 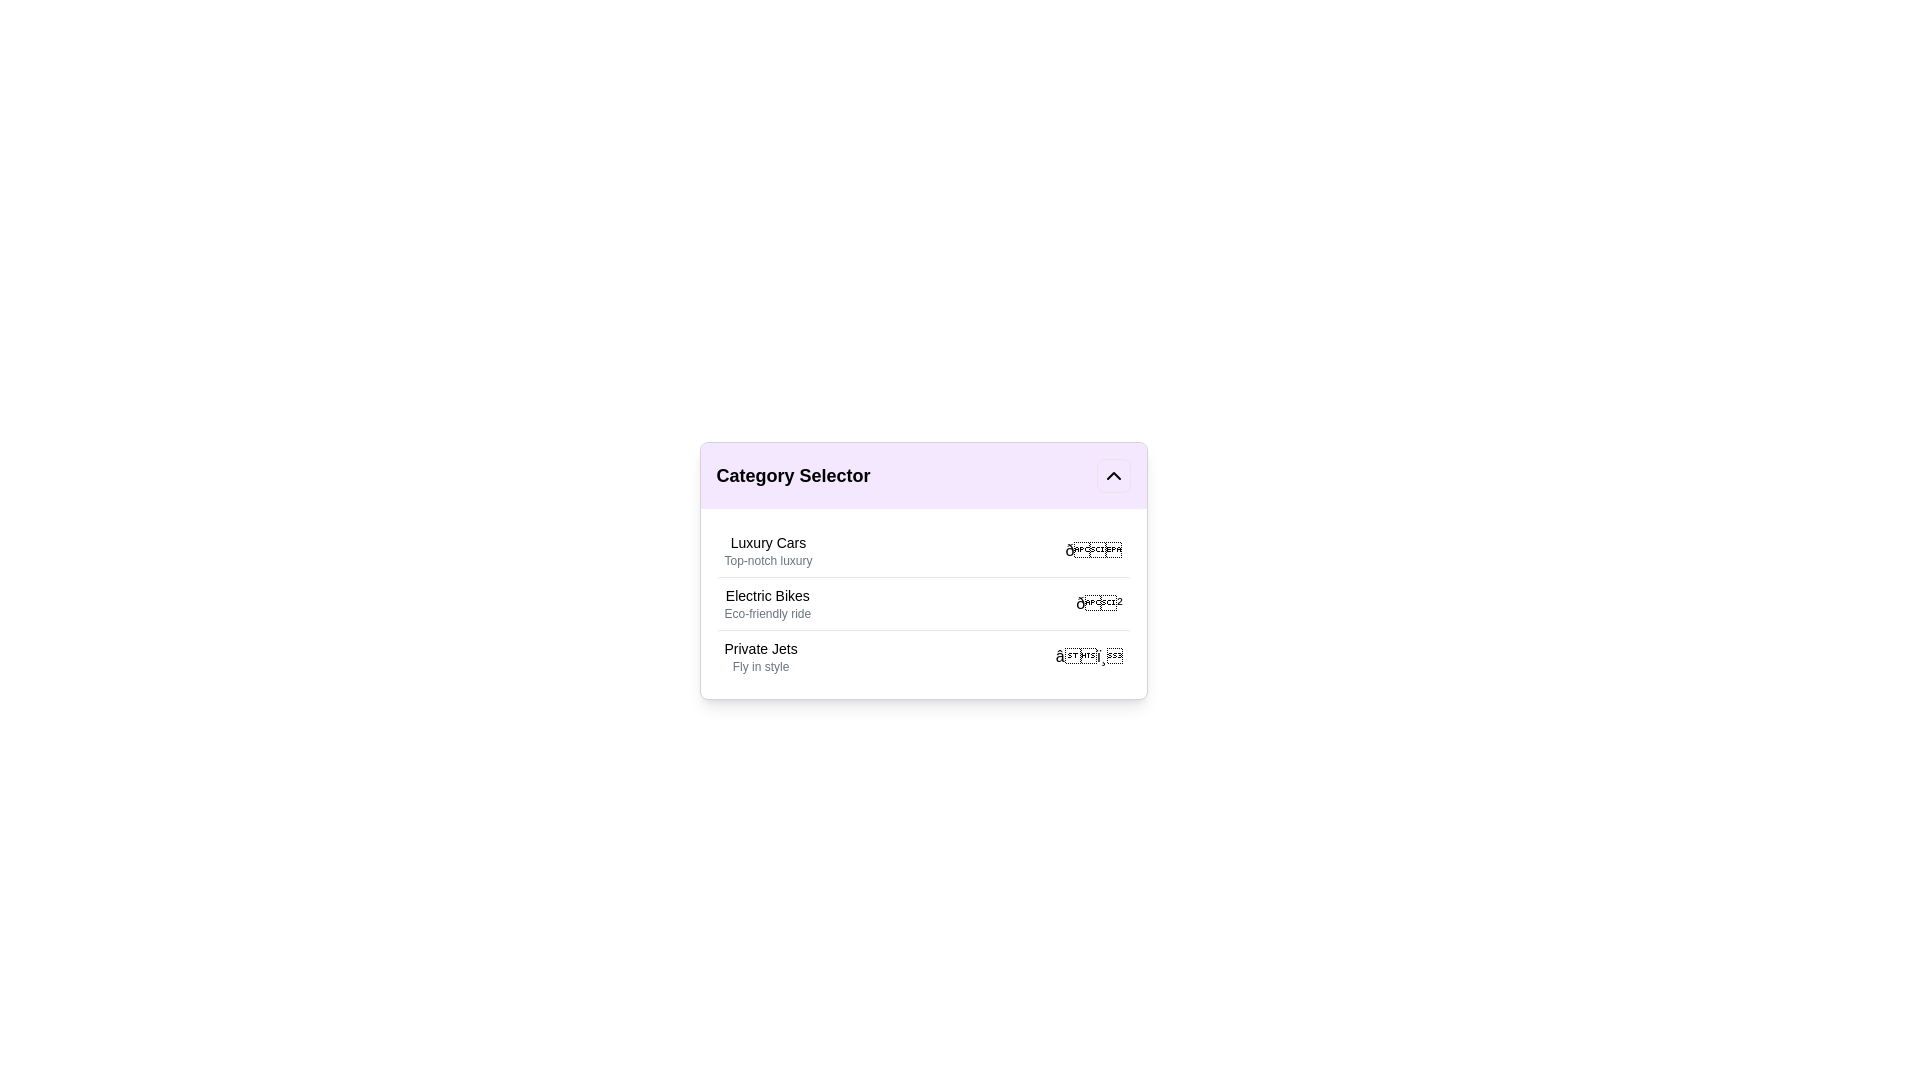 I want to click on the button icon located at the top-right corner of the light purple header of the 'Category Selector' popup card for keyboard navigation, so click(x=1112, y=475).